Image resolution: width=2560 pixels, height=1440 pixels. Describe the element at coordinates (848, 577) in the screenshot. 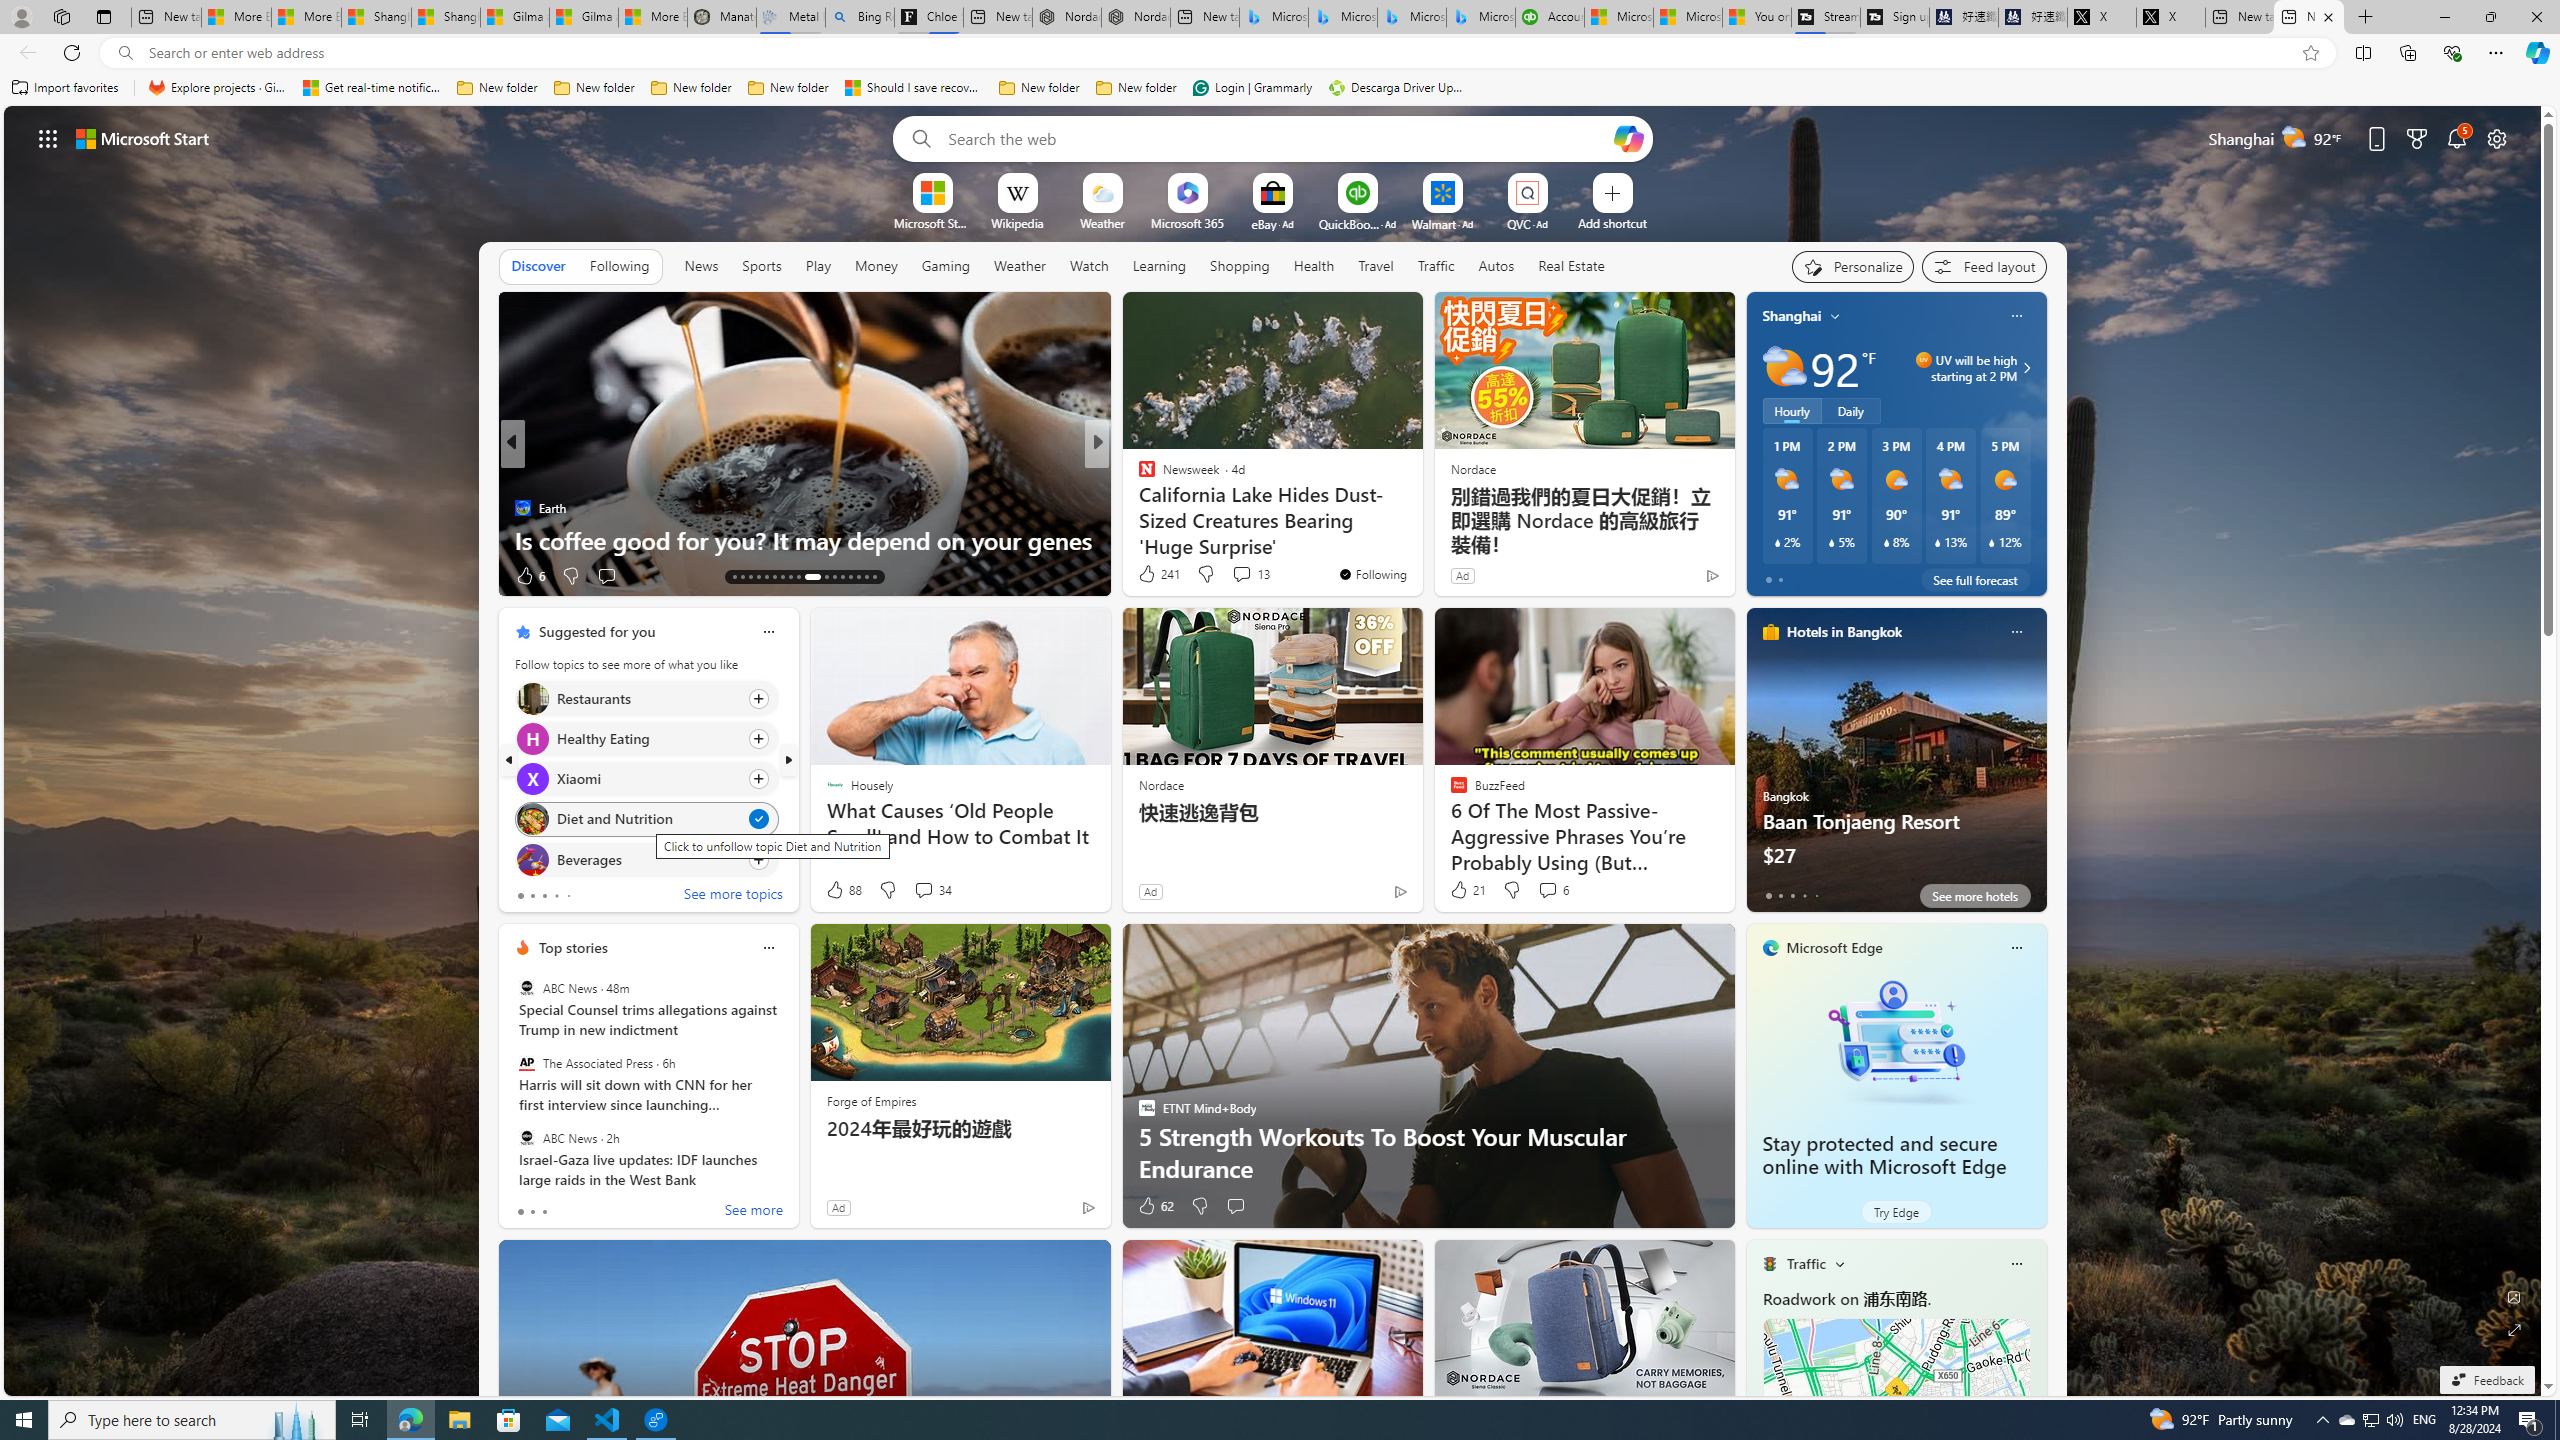

I see `'AutomationID: tab-26'` at that location.